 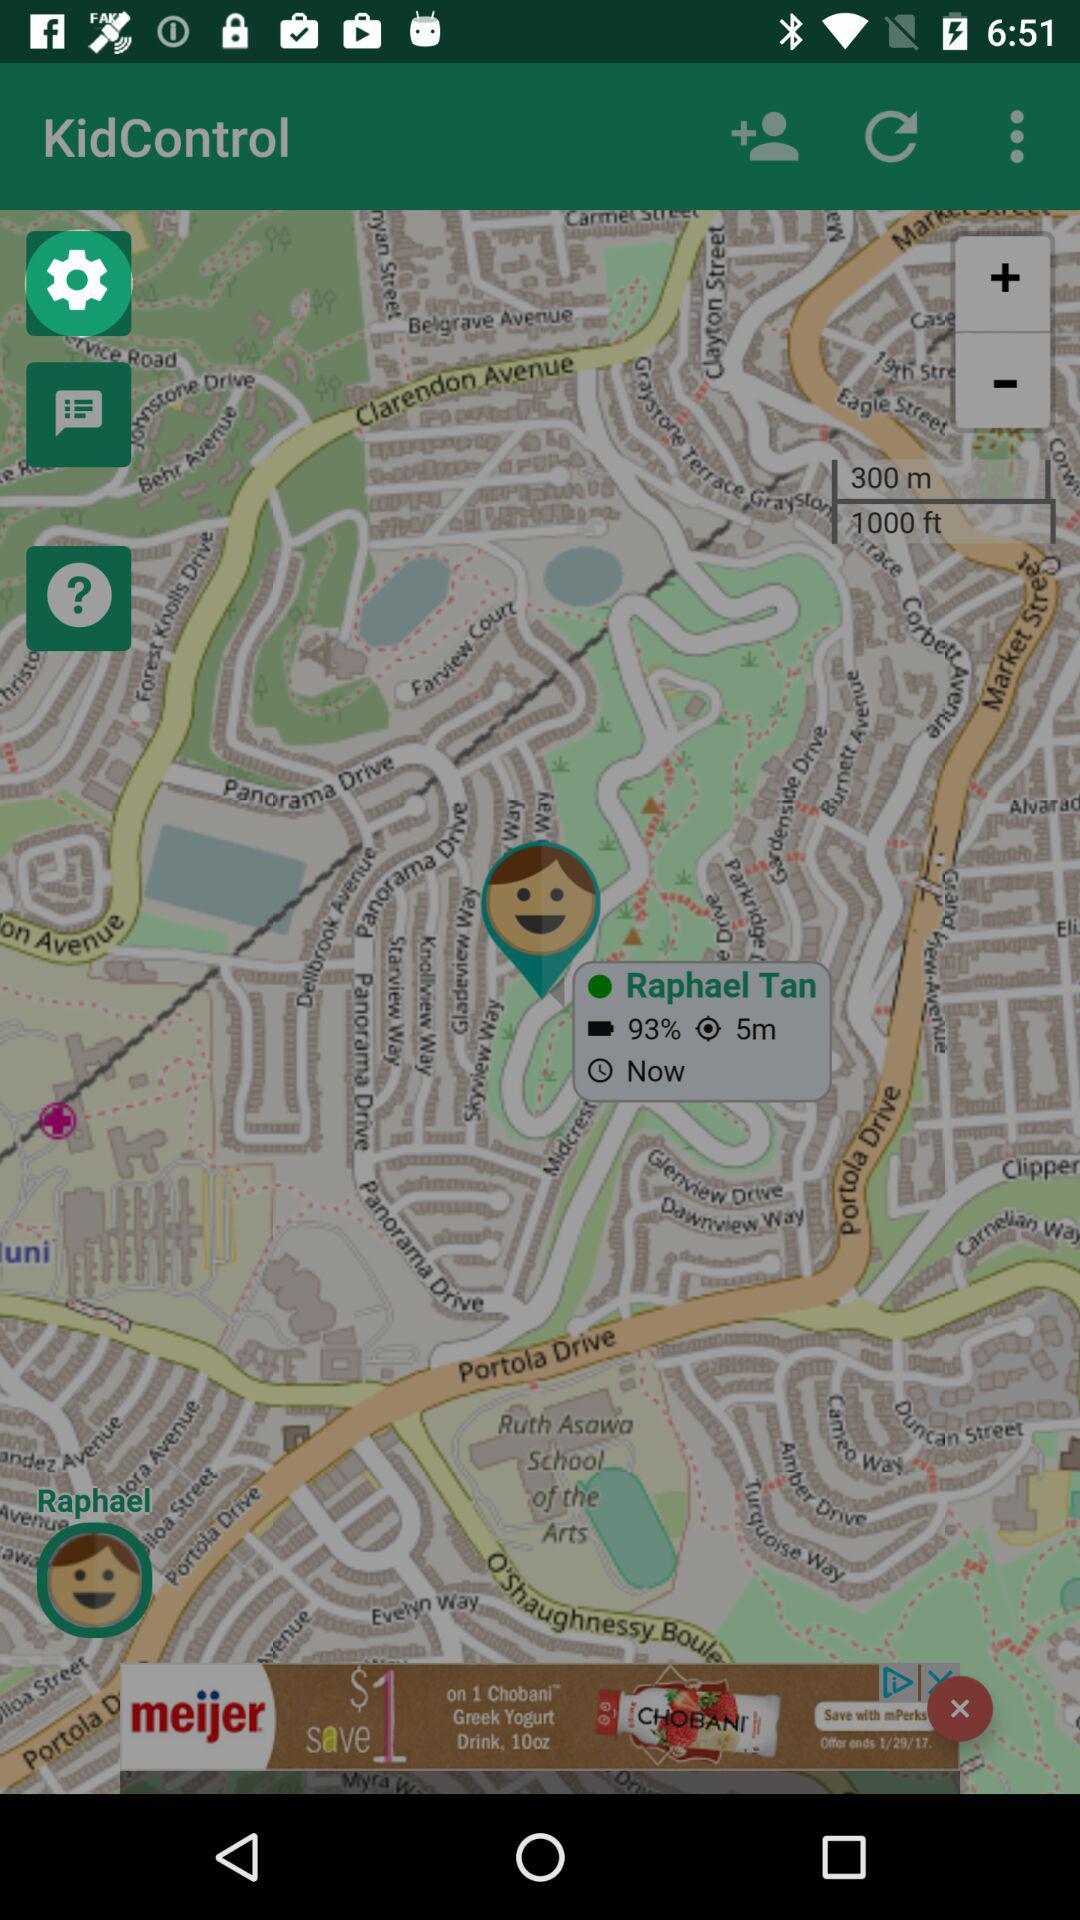 What do you see at coordinates (764, 135) in the screenshot?
I see `a person` at bounding box center [764, 135].